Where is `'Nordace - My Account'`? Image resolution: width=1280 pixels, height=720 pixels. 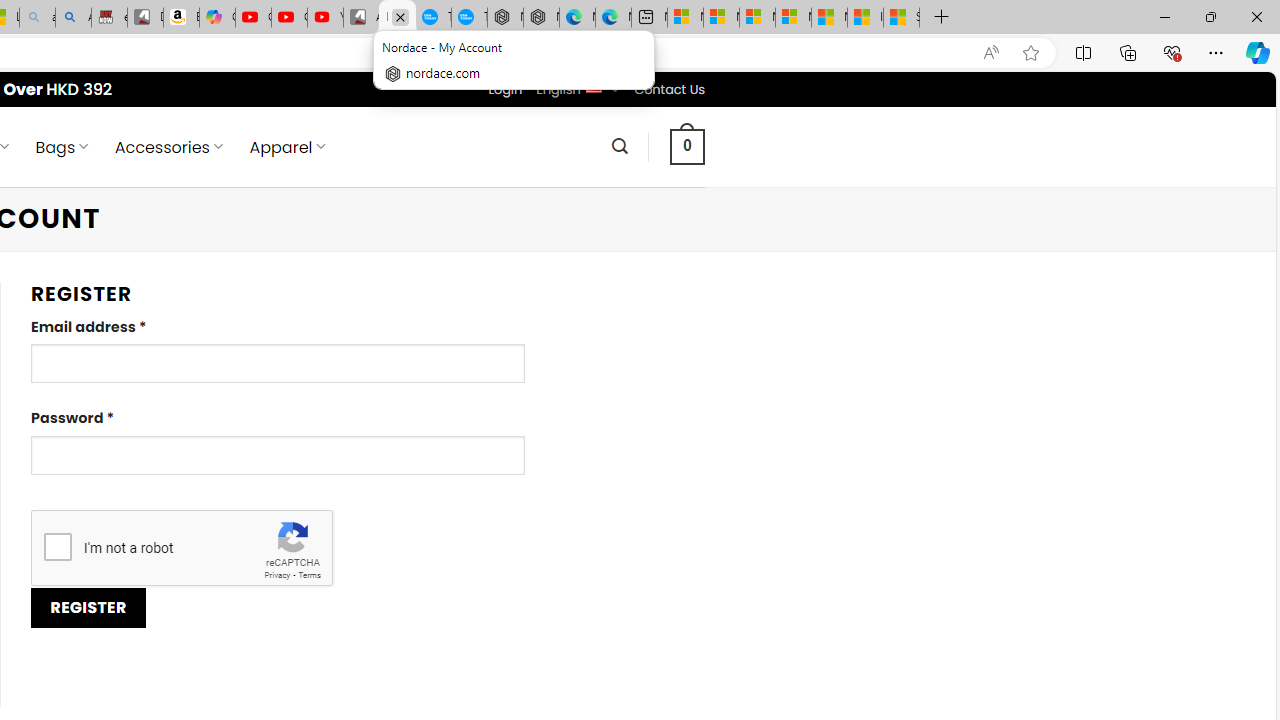
'Nordace - My Account' is located at coordinates (397, 17).